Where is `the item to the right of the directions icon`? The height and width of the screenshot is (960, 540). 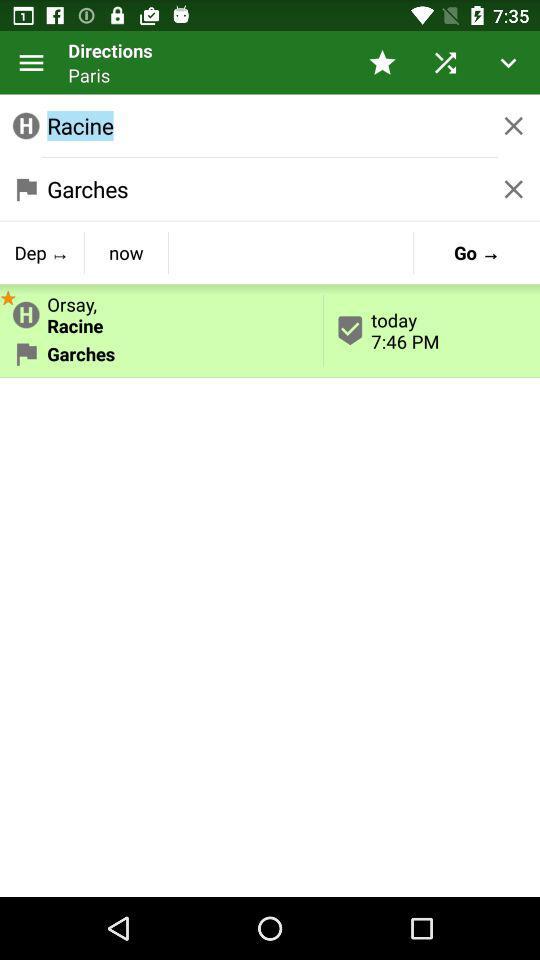
the item to the right of the directions icon is located at coordinates (382, 62).